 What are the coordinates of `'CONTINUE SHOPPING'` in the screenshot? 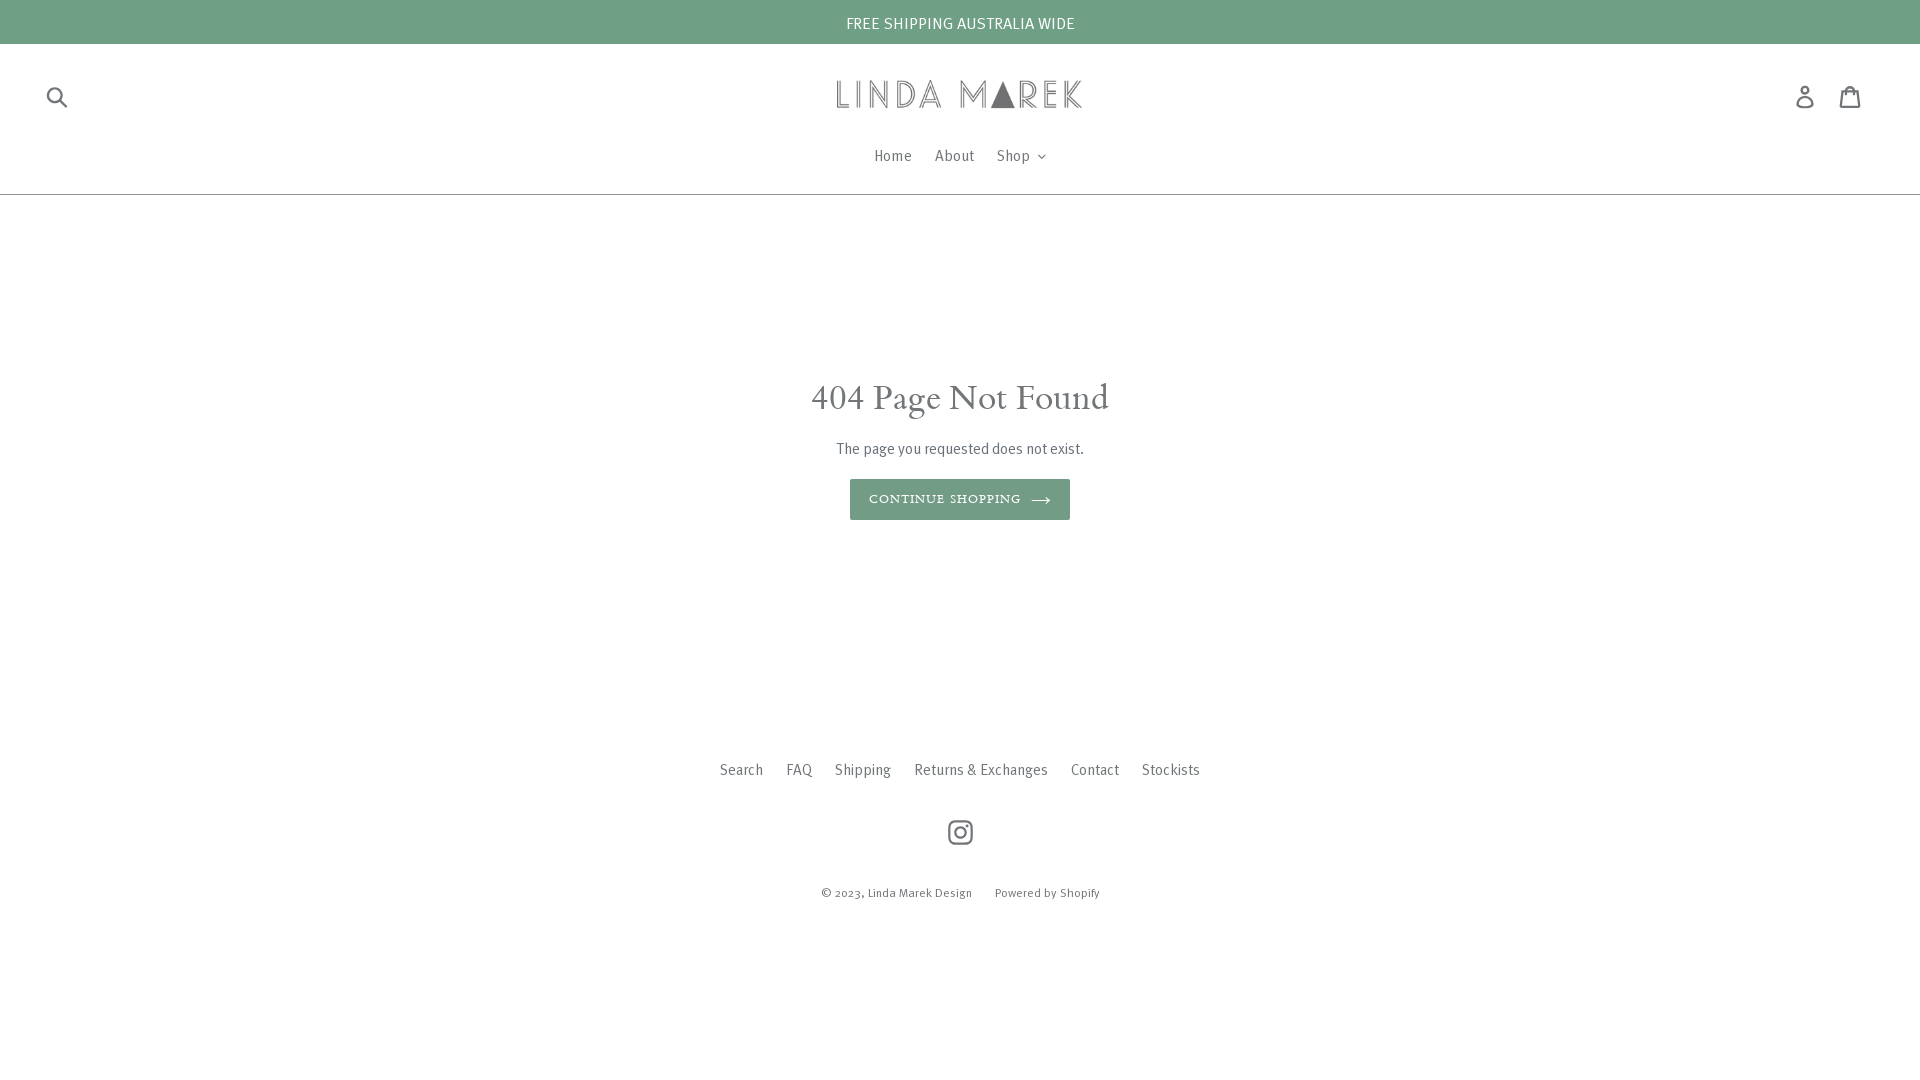 It's located at (960, 499).